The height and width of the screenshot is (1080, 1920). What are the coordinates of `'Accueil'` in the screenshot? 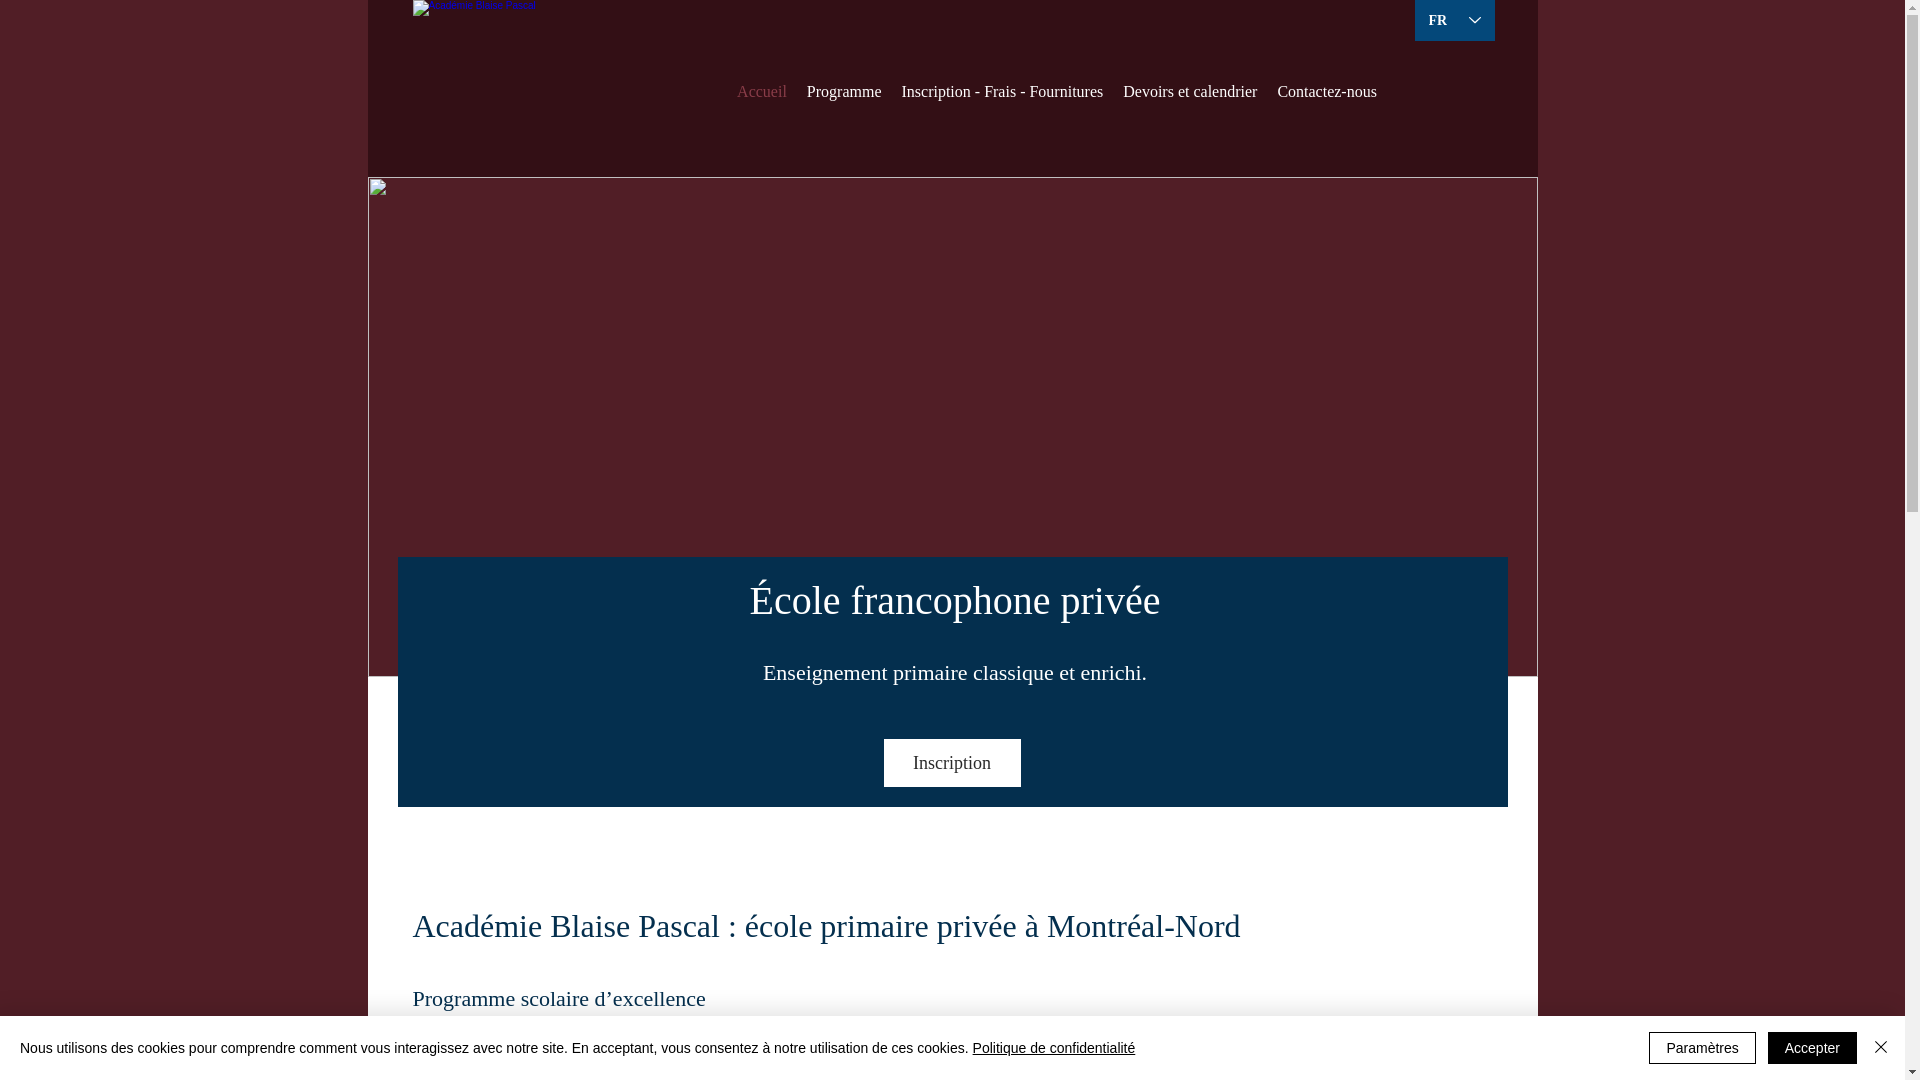 It's located at (761, 91).